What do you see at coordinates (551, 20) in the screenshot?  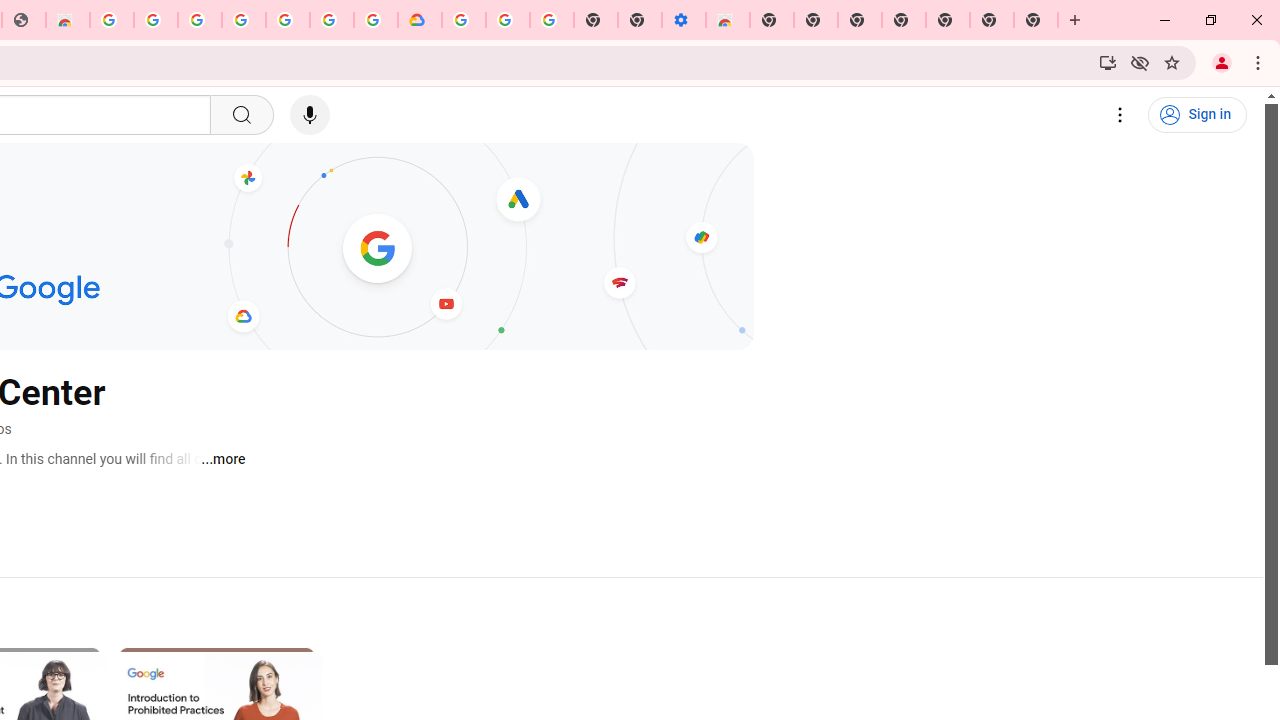 I see `'Turn cookies on or off - Computer - Google Account Help'` at bounding box center [551, 20].